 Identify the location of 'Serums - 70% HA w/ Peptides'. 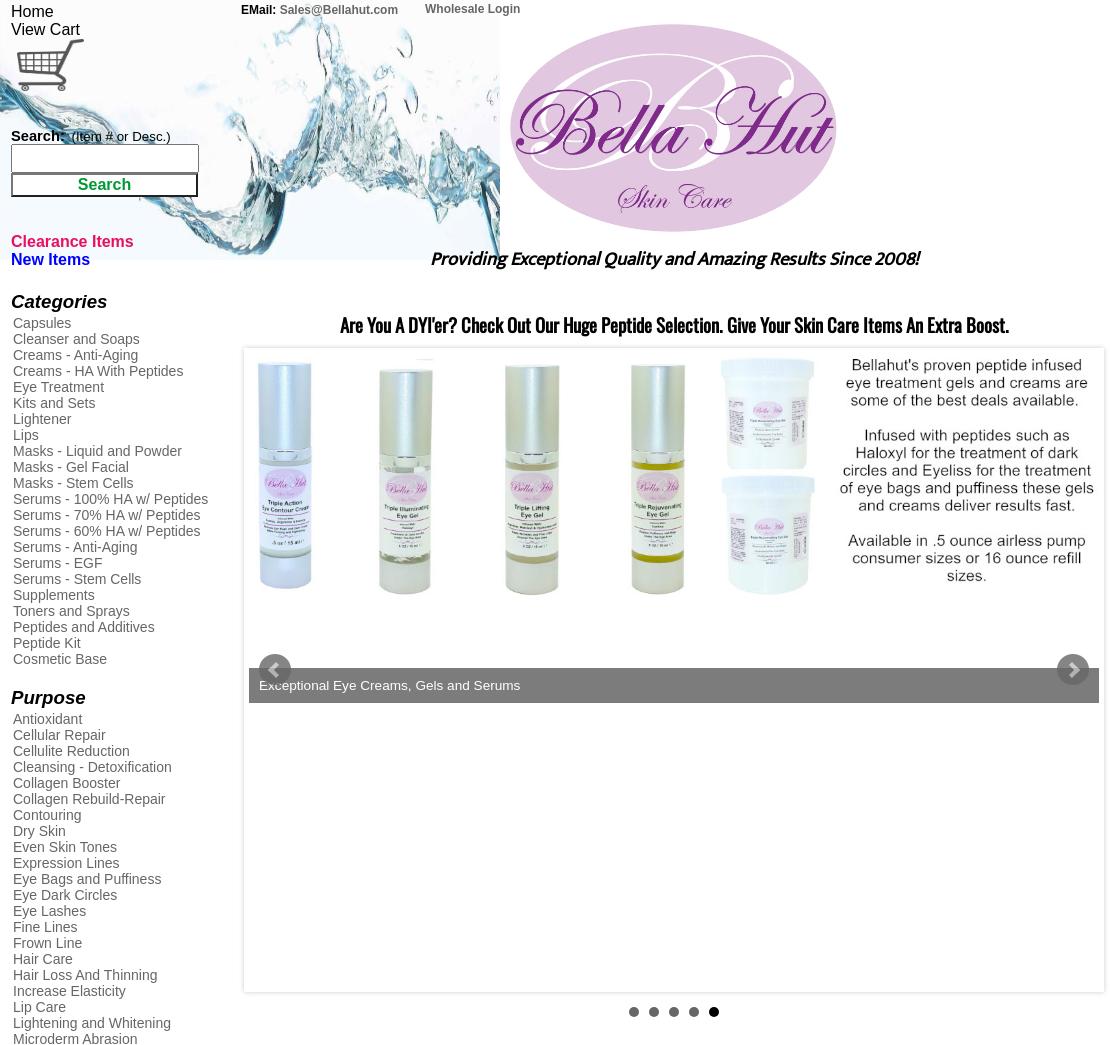
(105, 513).